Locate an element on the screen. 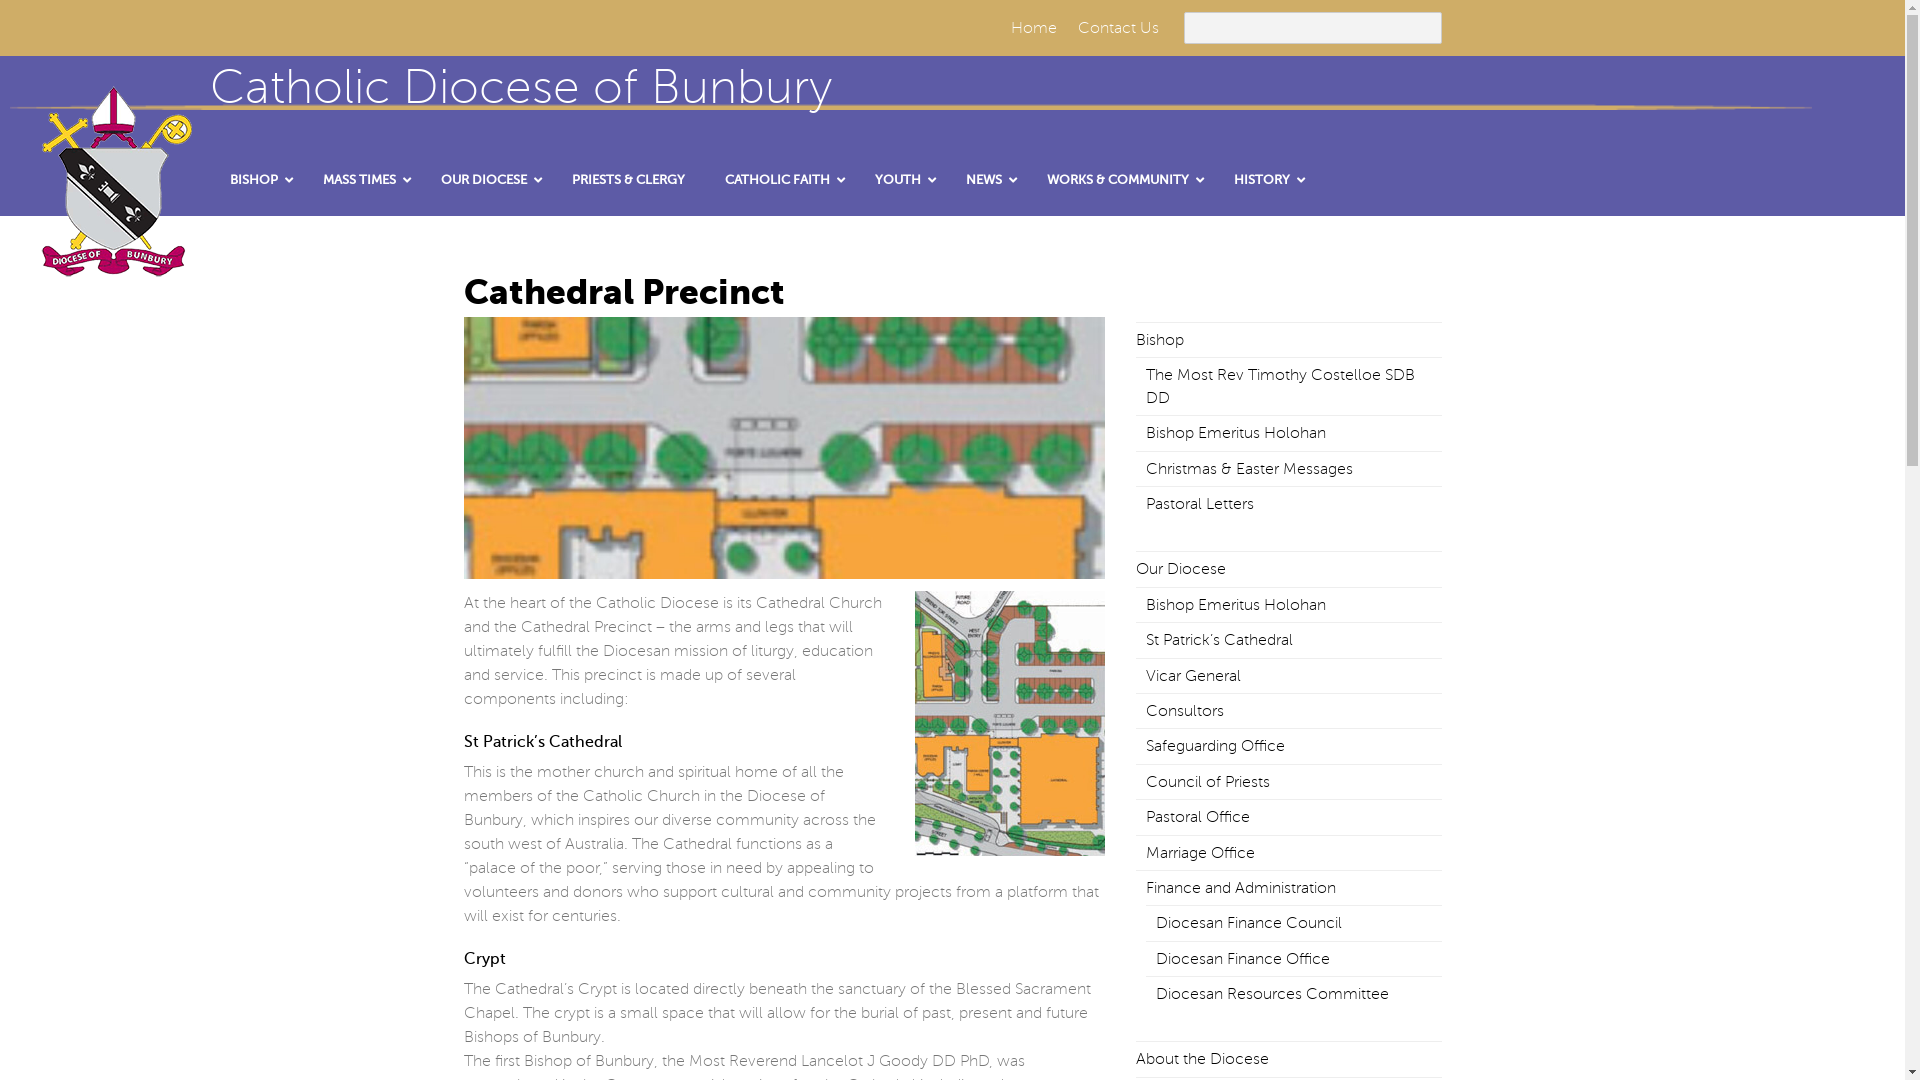  'Home' is located at coordinates (1032, 27).